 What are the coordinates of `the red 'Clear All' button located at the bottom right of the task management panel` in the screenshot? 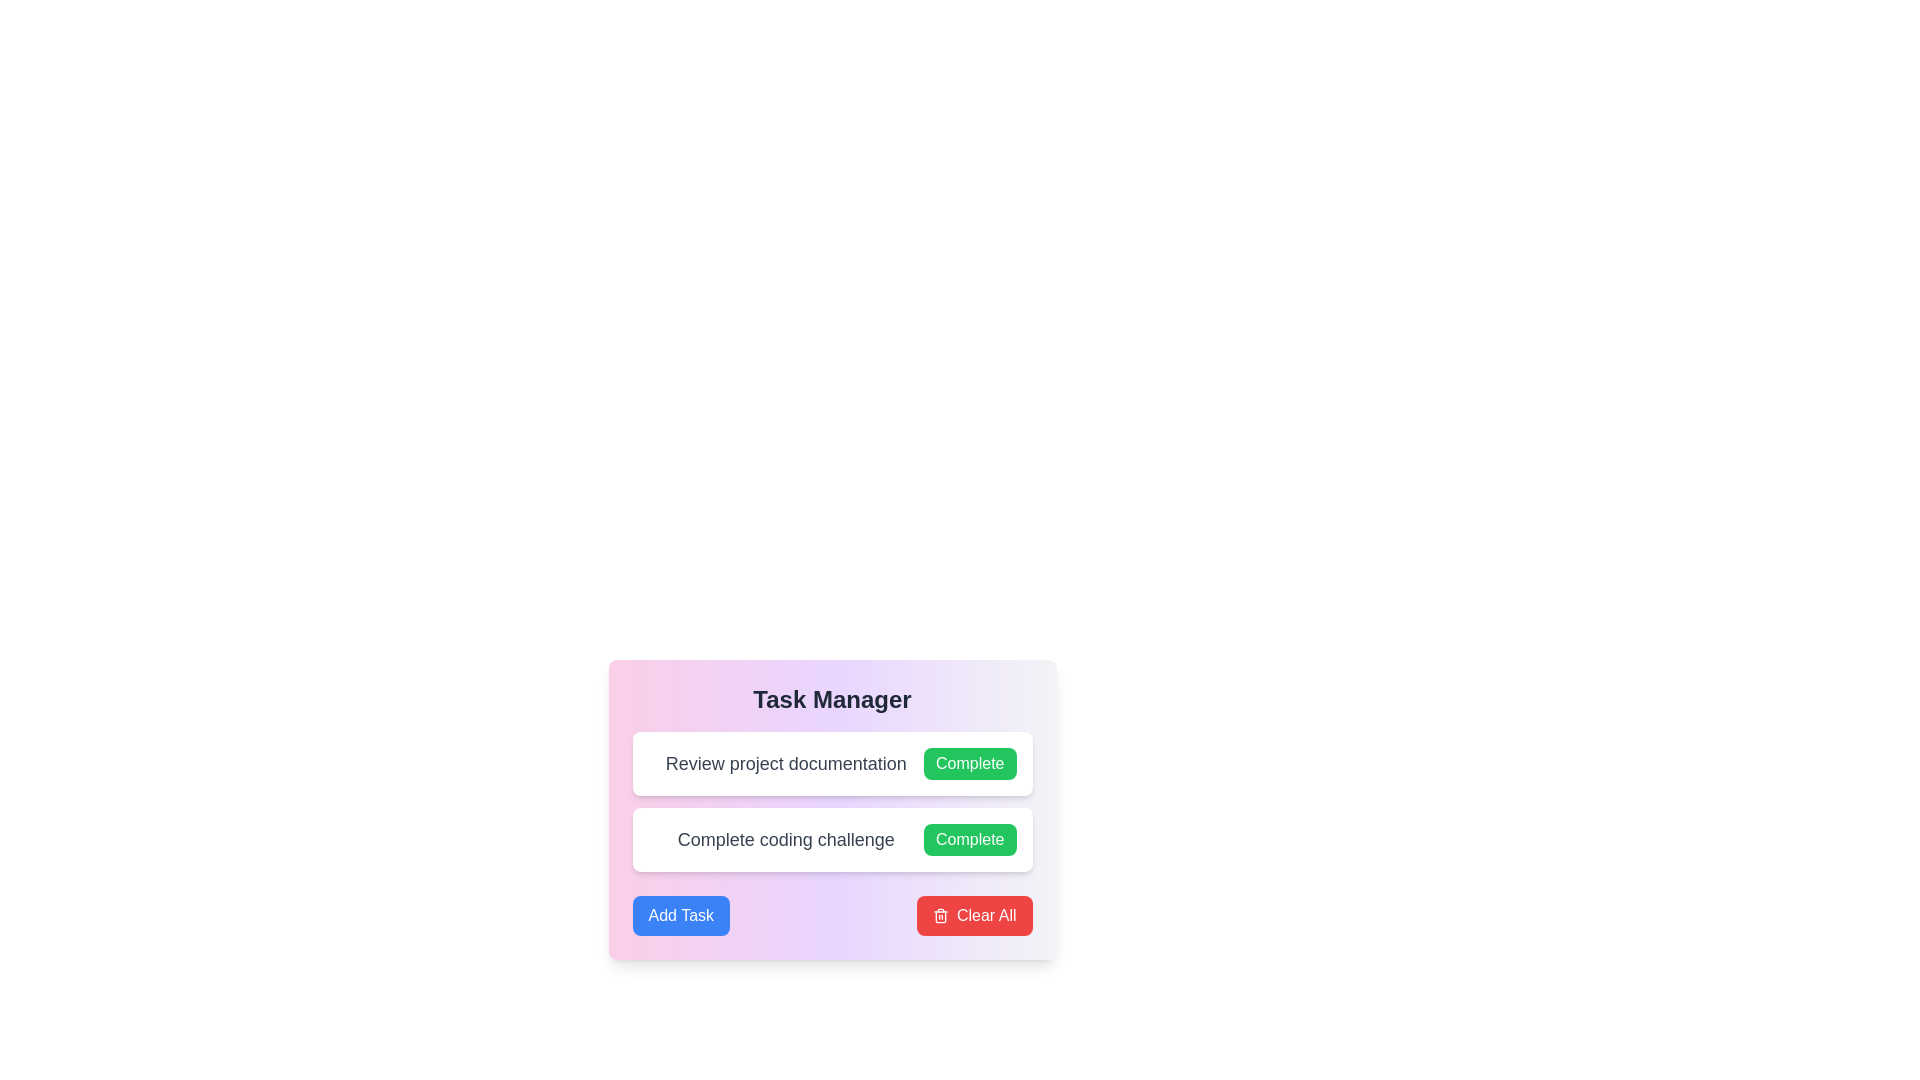 It's located at (974, 915).